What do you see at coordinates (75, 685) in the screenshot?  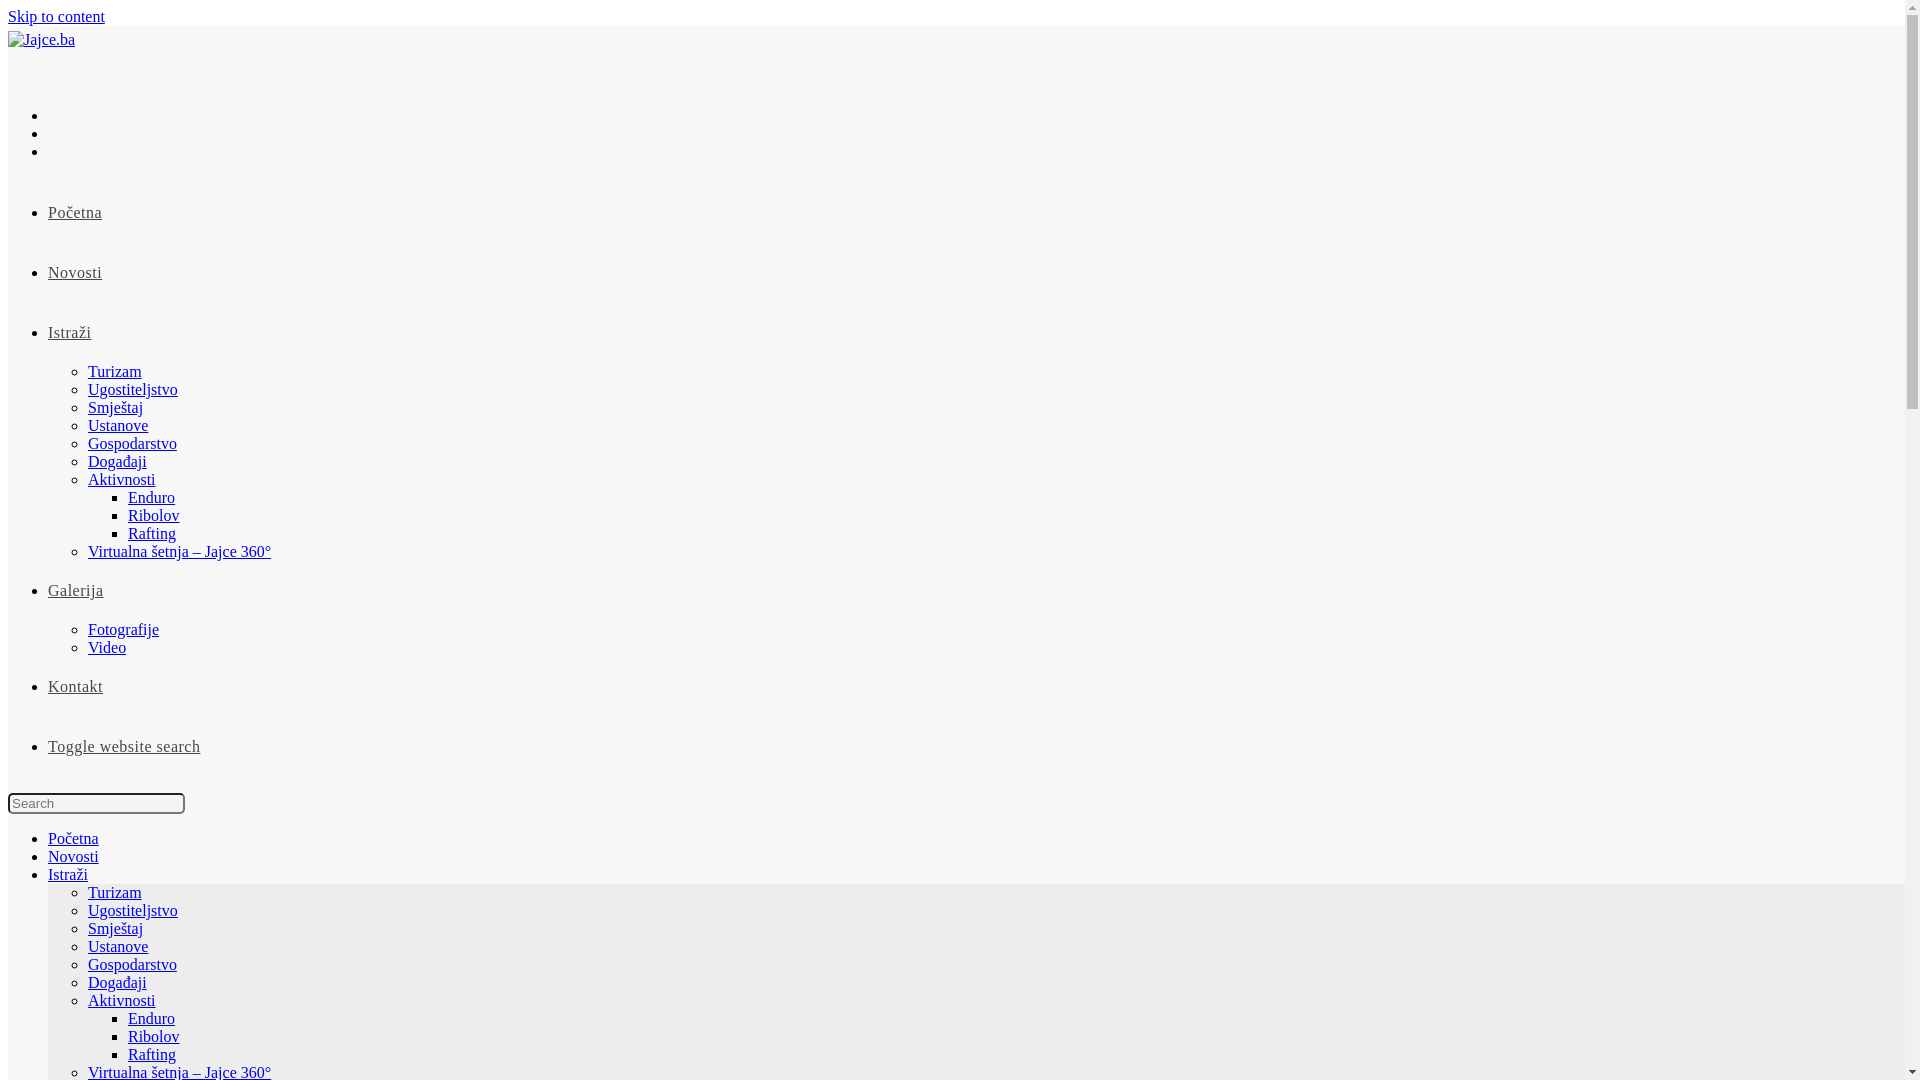 I see `'Kontakt'` at bounding box center [75, 685].